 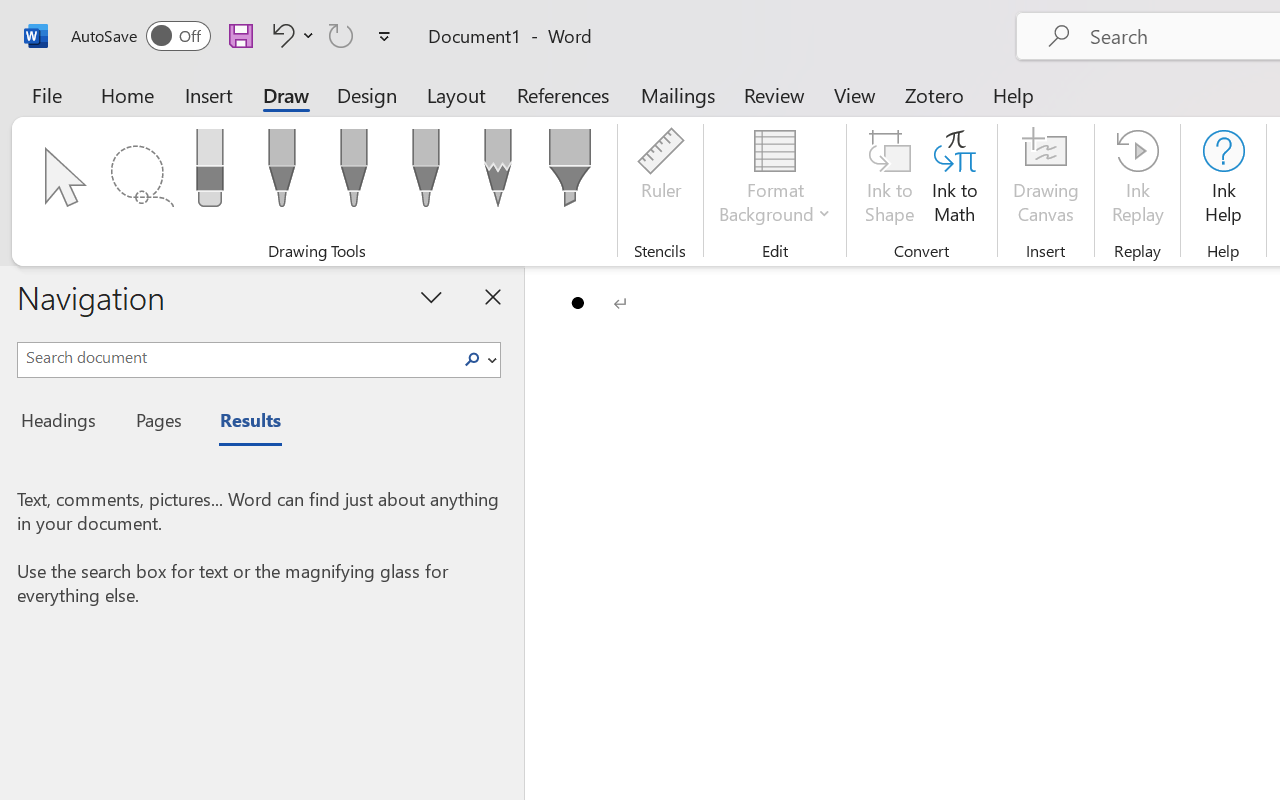 What do you see at coordinates (289, 34) in the screenshot?
I see `'Undo Bullet Default'` at bounding box center [289, 34].